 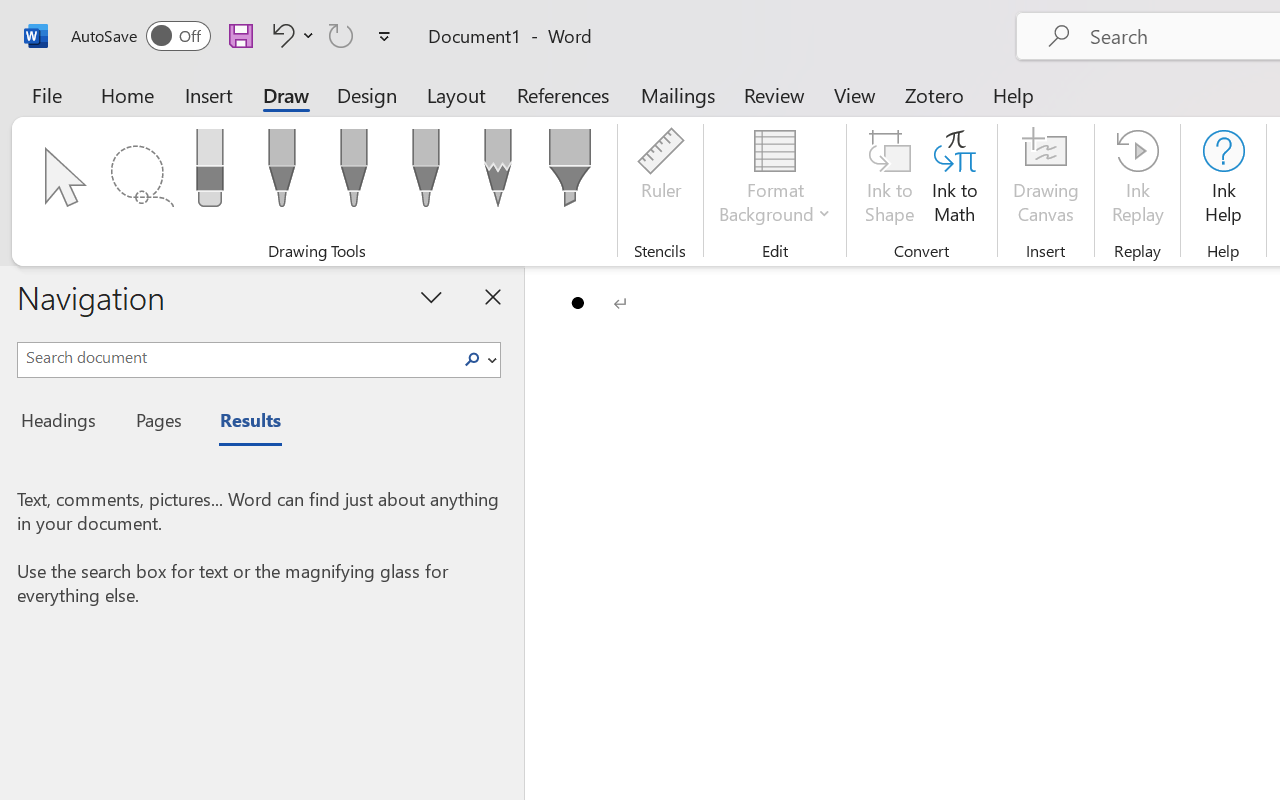 What do you see at coordinates (289, 34) in the screenshot?
I see `'Undo Bullet Default'` at bounding box center [289, 34].